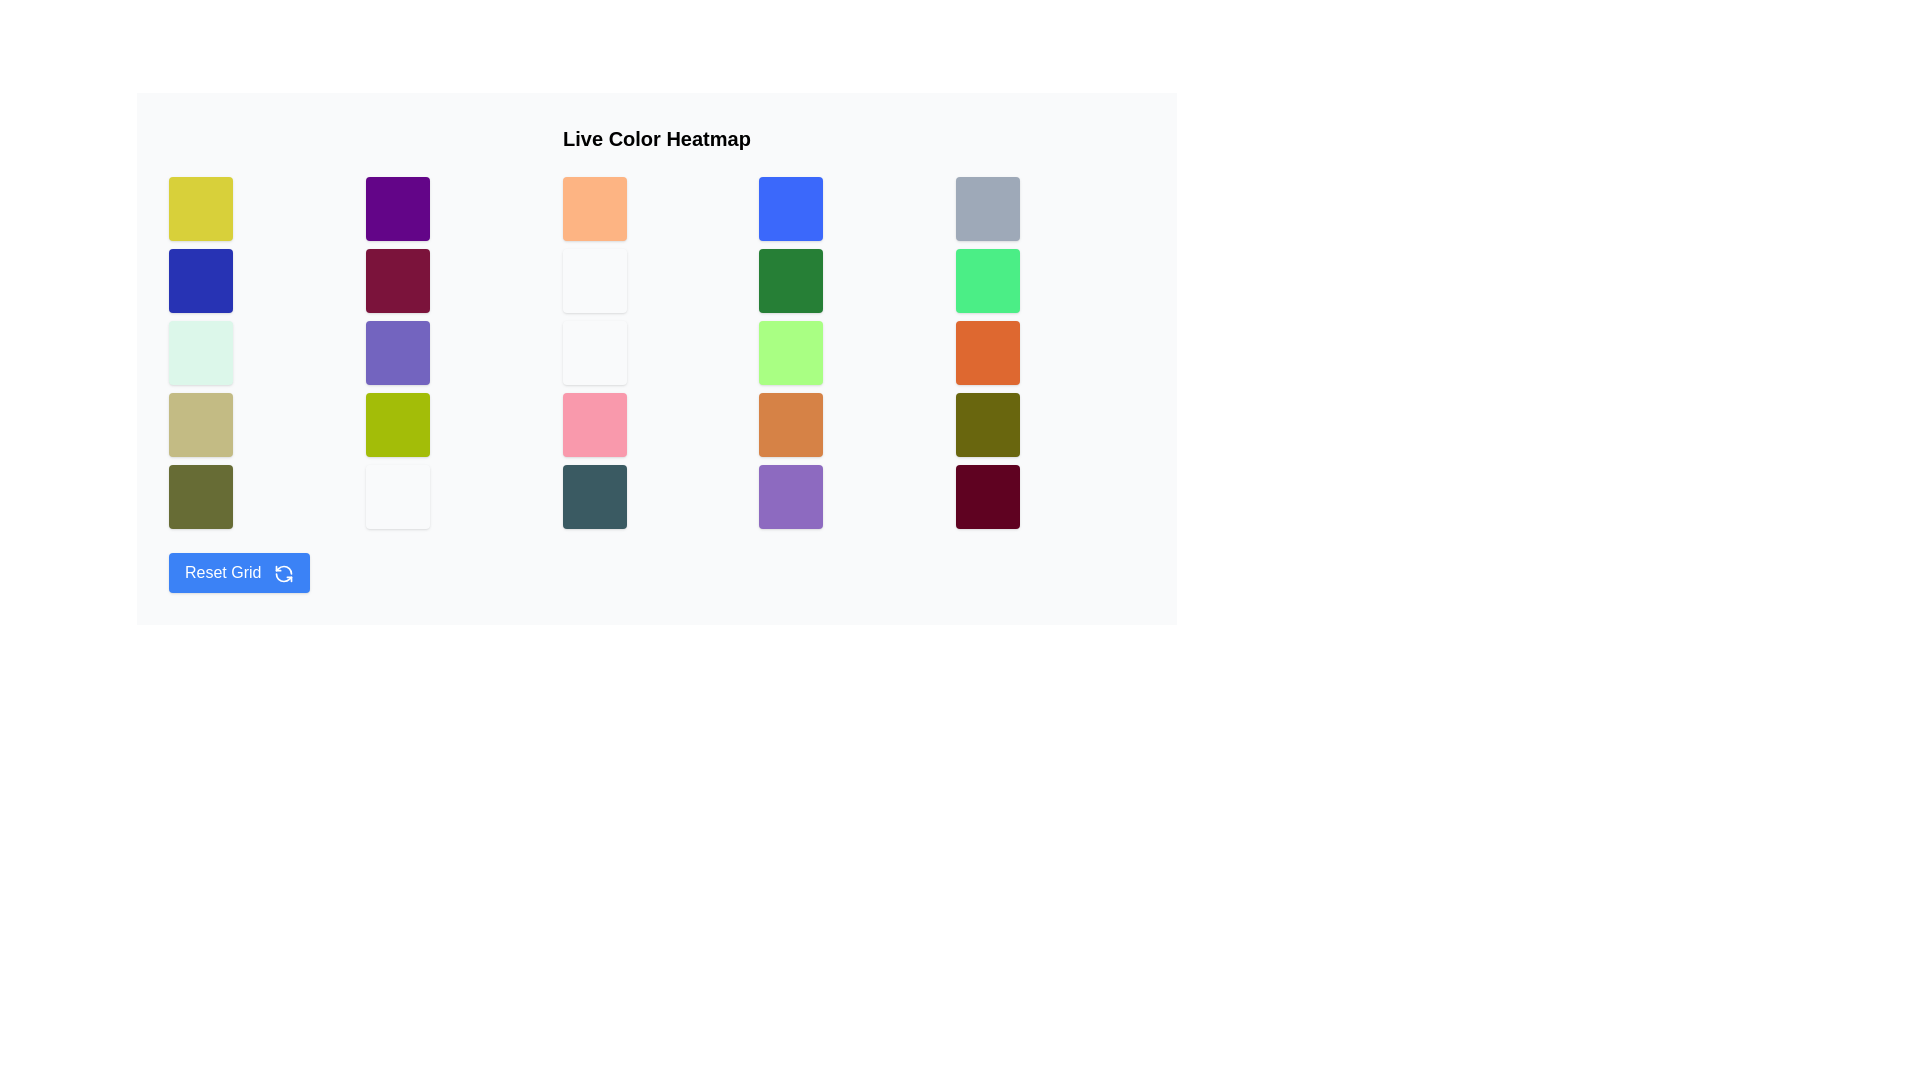 This screenshot has width=1920, height=1080. I want to click on the reset button located in the bottom-left corner of the layout section to observe the visual effect it triggers, so click(239, 573).